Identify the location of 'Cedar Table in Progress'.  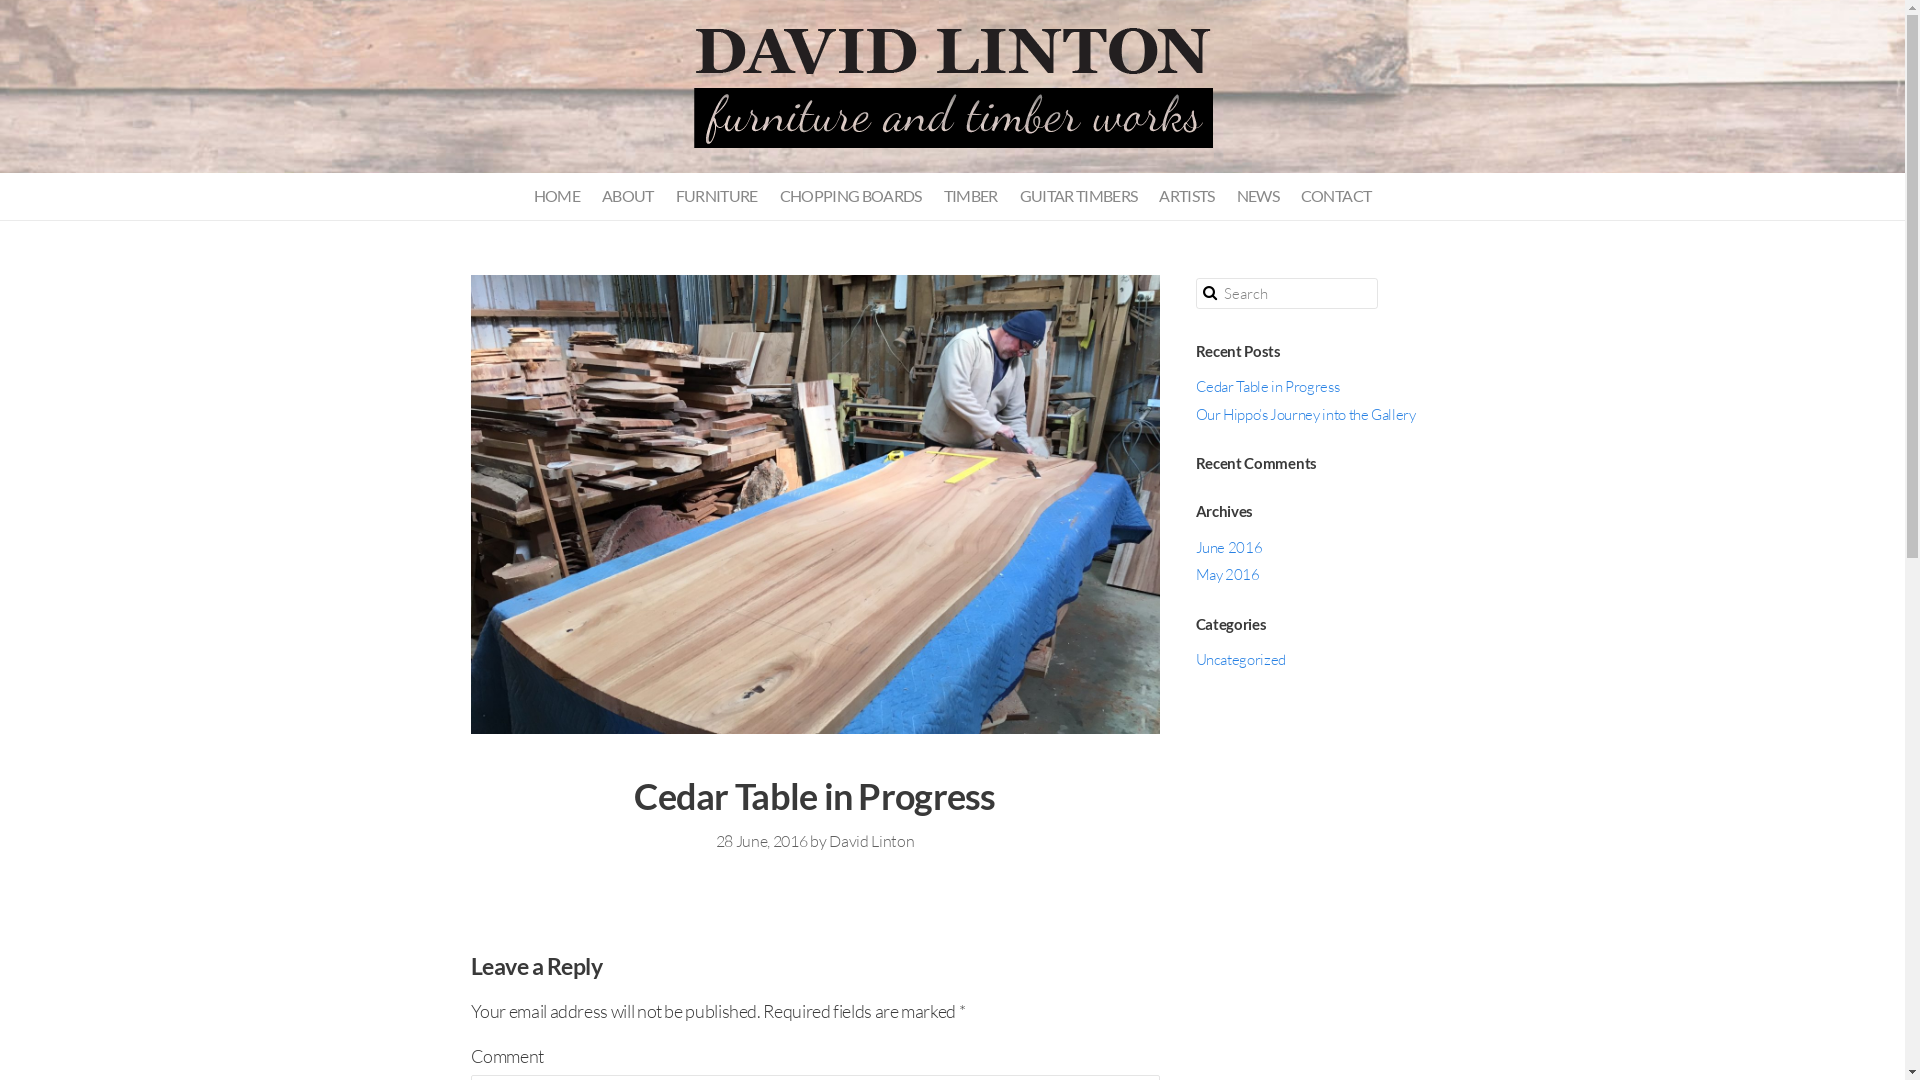
(1266, 386).